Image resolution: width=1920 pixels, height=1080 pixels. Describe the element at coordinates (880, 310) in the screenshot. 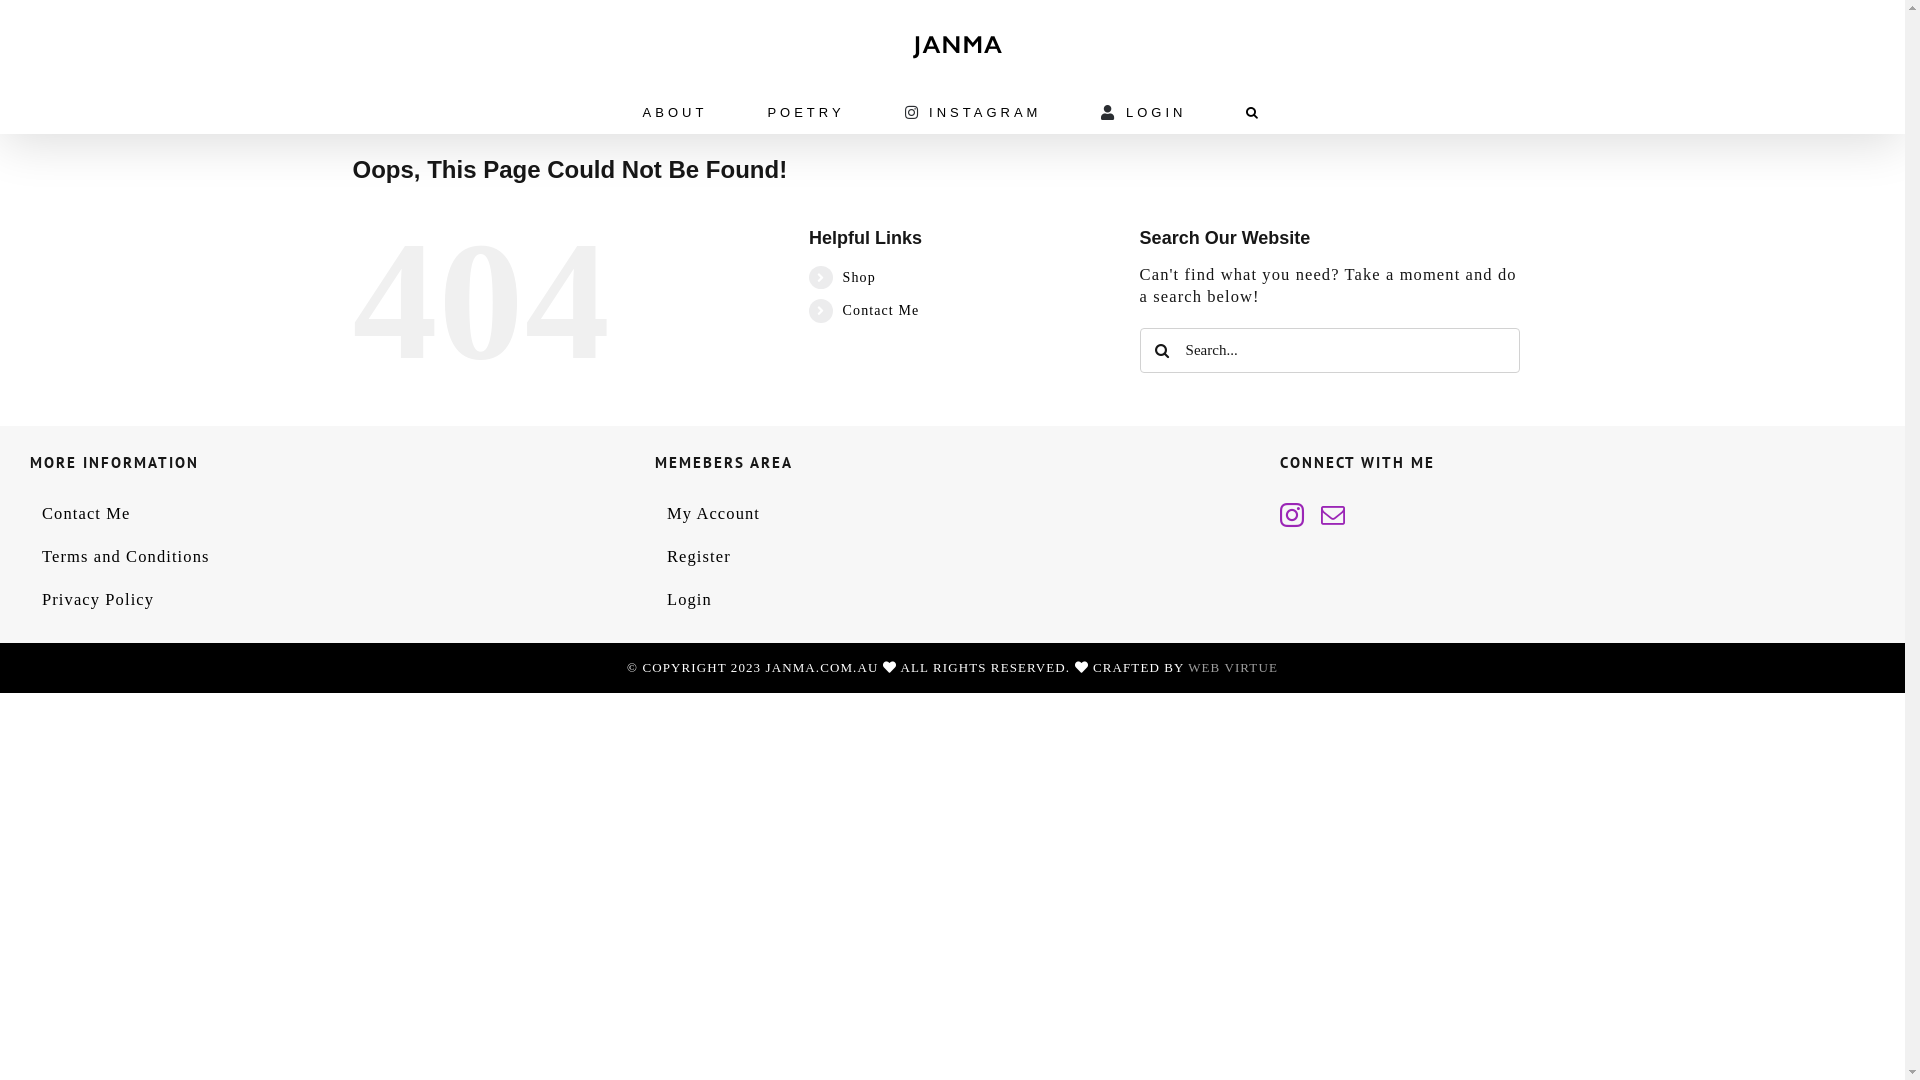

I see `'Contact Me'` at that location.